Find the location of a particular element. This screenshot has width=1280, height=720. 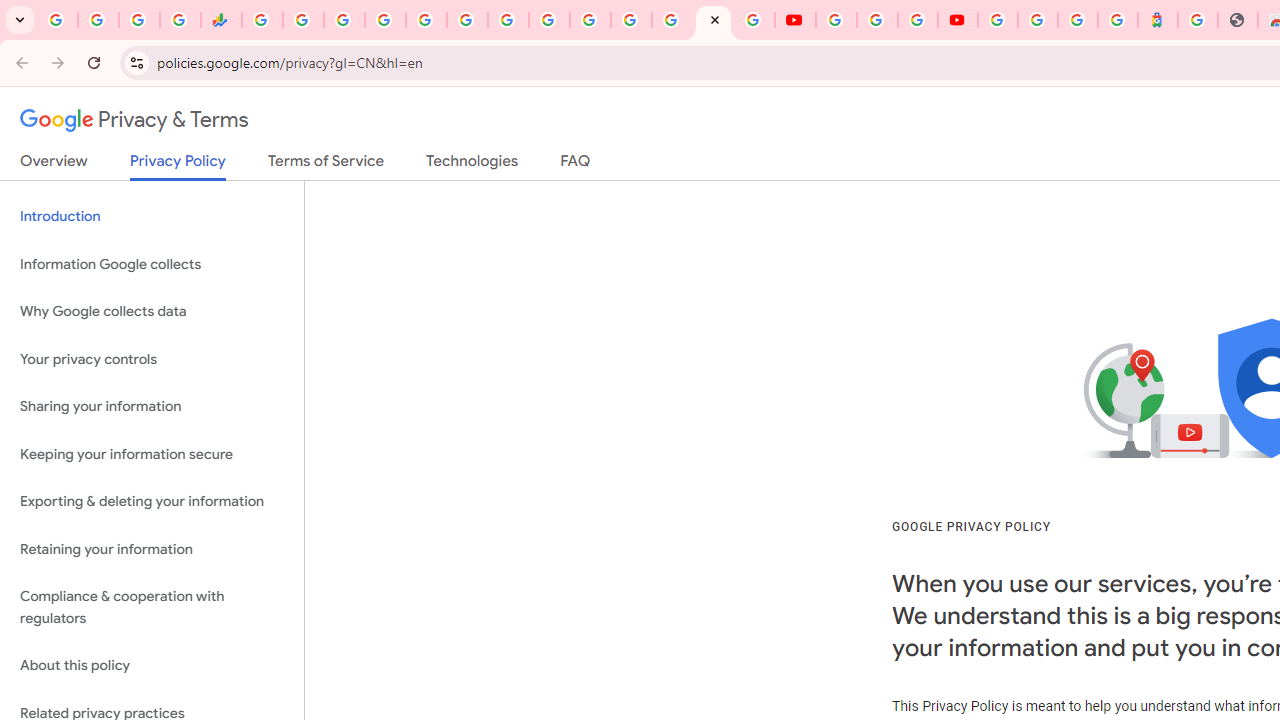

'Google Workspace Admin Community' is located at coordinates (57, 20).